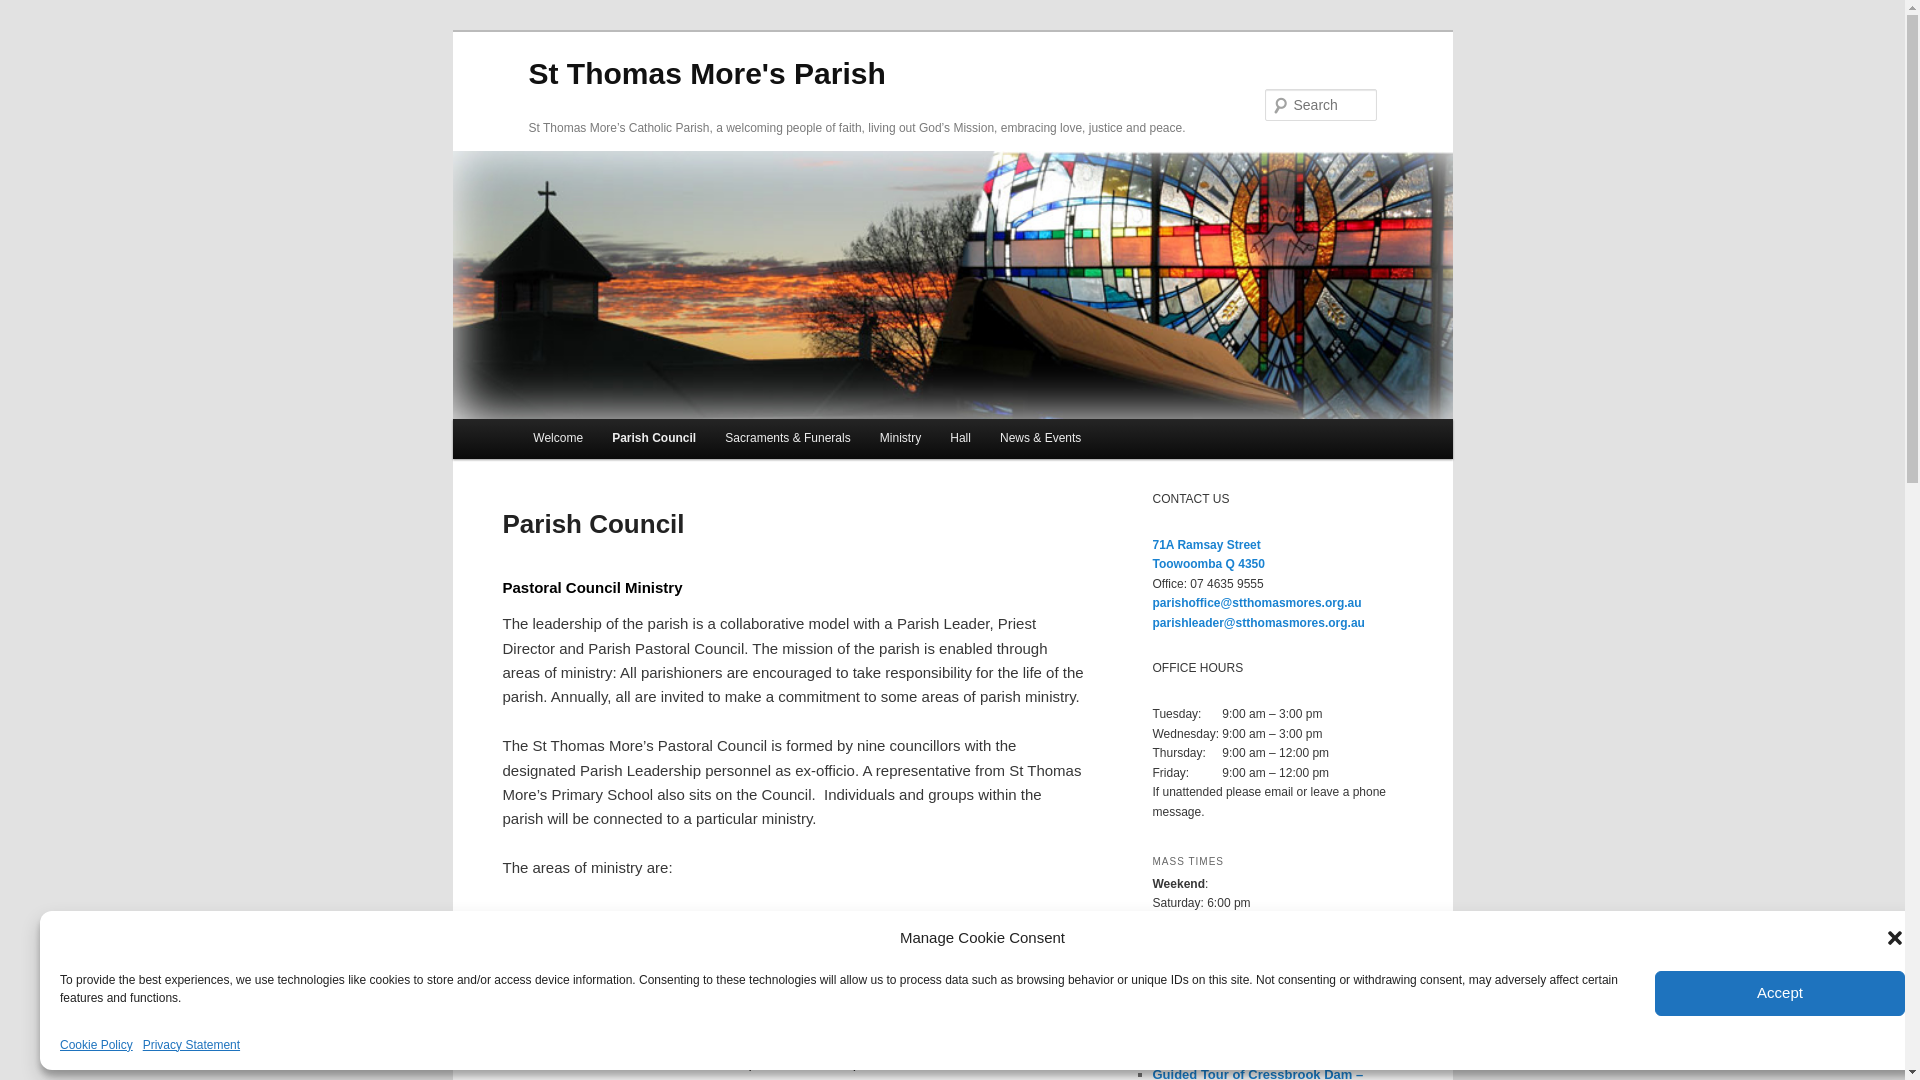 This screenshot has height=1080, width=1920. I want to click on 'Ministry', so click(899, 438).